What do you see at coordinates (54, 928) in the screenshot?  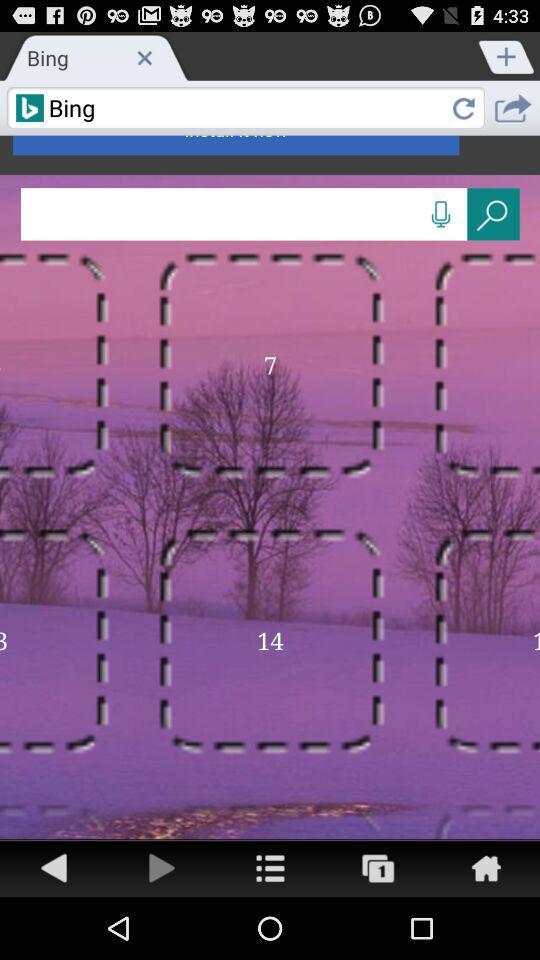 I see `the arrow_backward icon` at bounding box center [54, 928].